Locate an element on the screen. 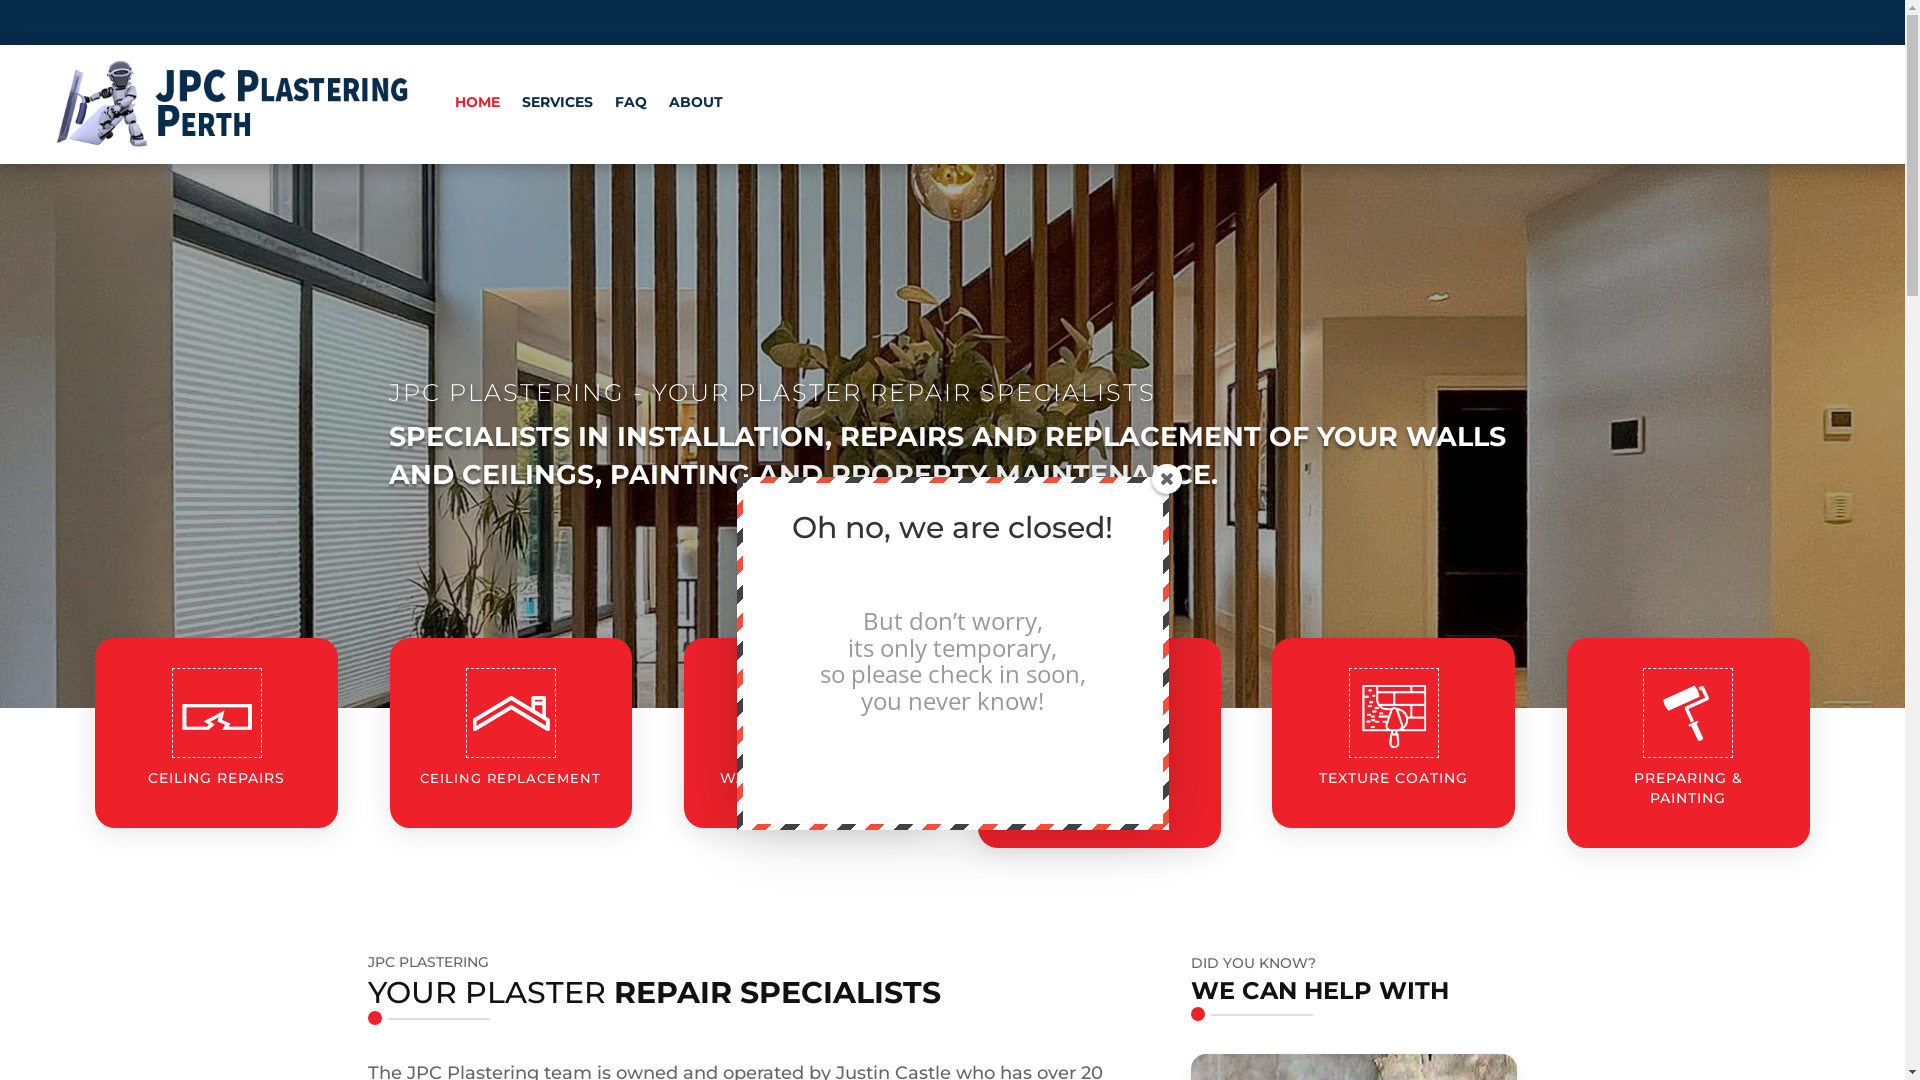 The width and height of the screenshot is (1920, 1080). 'ABOUT' is located at coordinates (696, 101).